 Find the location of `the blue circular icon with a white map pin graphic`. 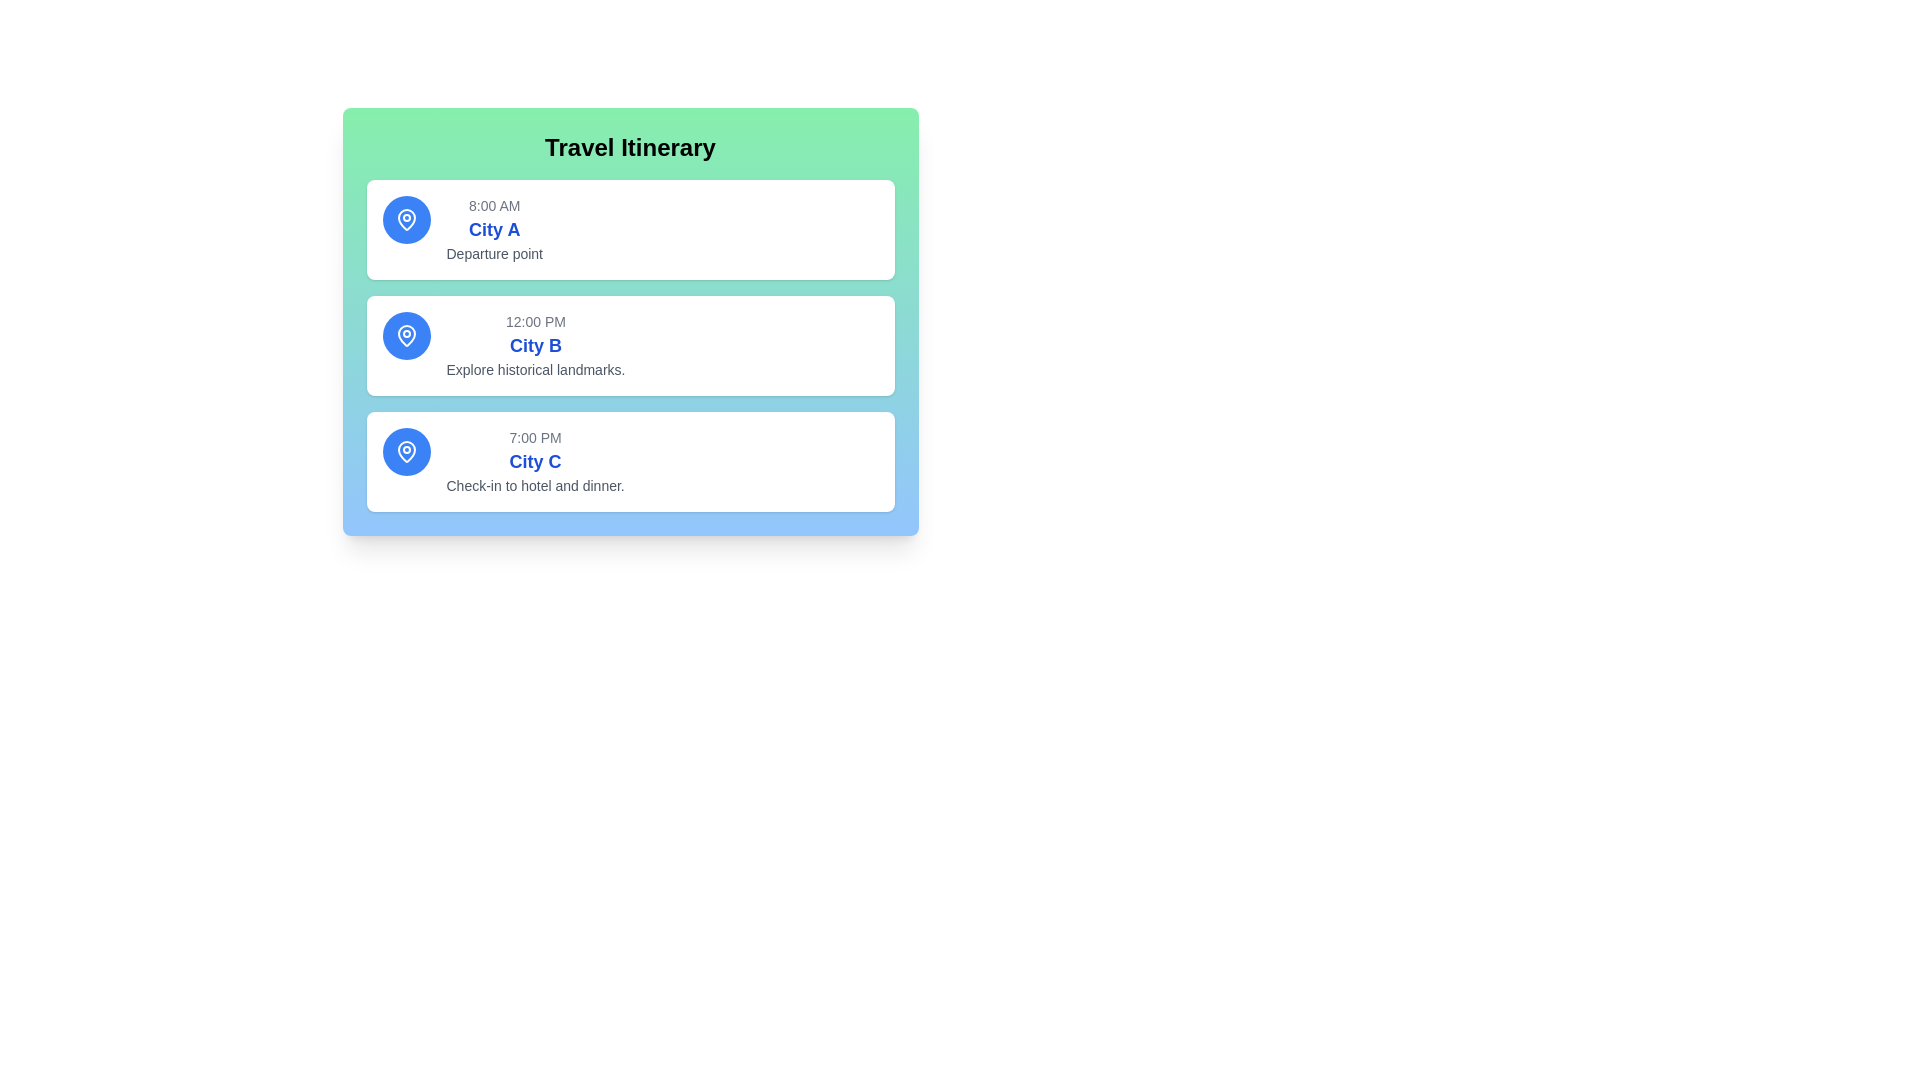

the blue circular icon with a white map pin graphic is located at coordinates (405, 451).